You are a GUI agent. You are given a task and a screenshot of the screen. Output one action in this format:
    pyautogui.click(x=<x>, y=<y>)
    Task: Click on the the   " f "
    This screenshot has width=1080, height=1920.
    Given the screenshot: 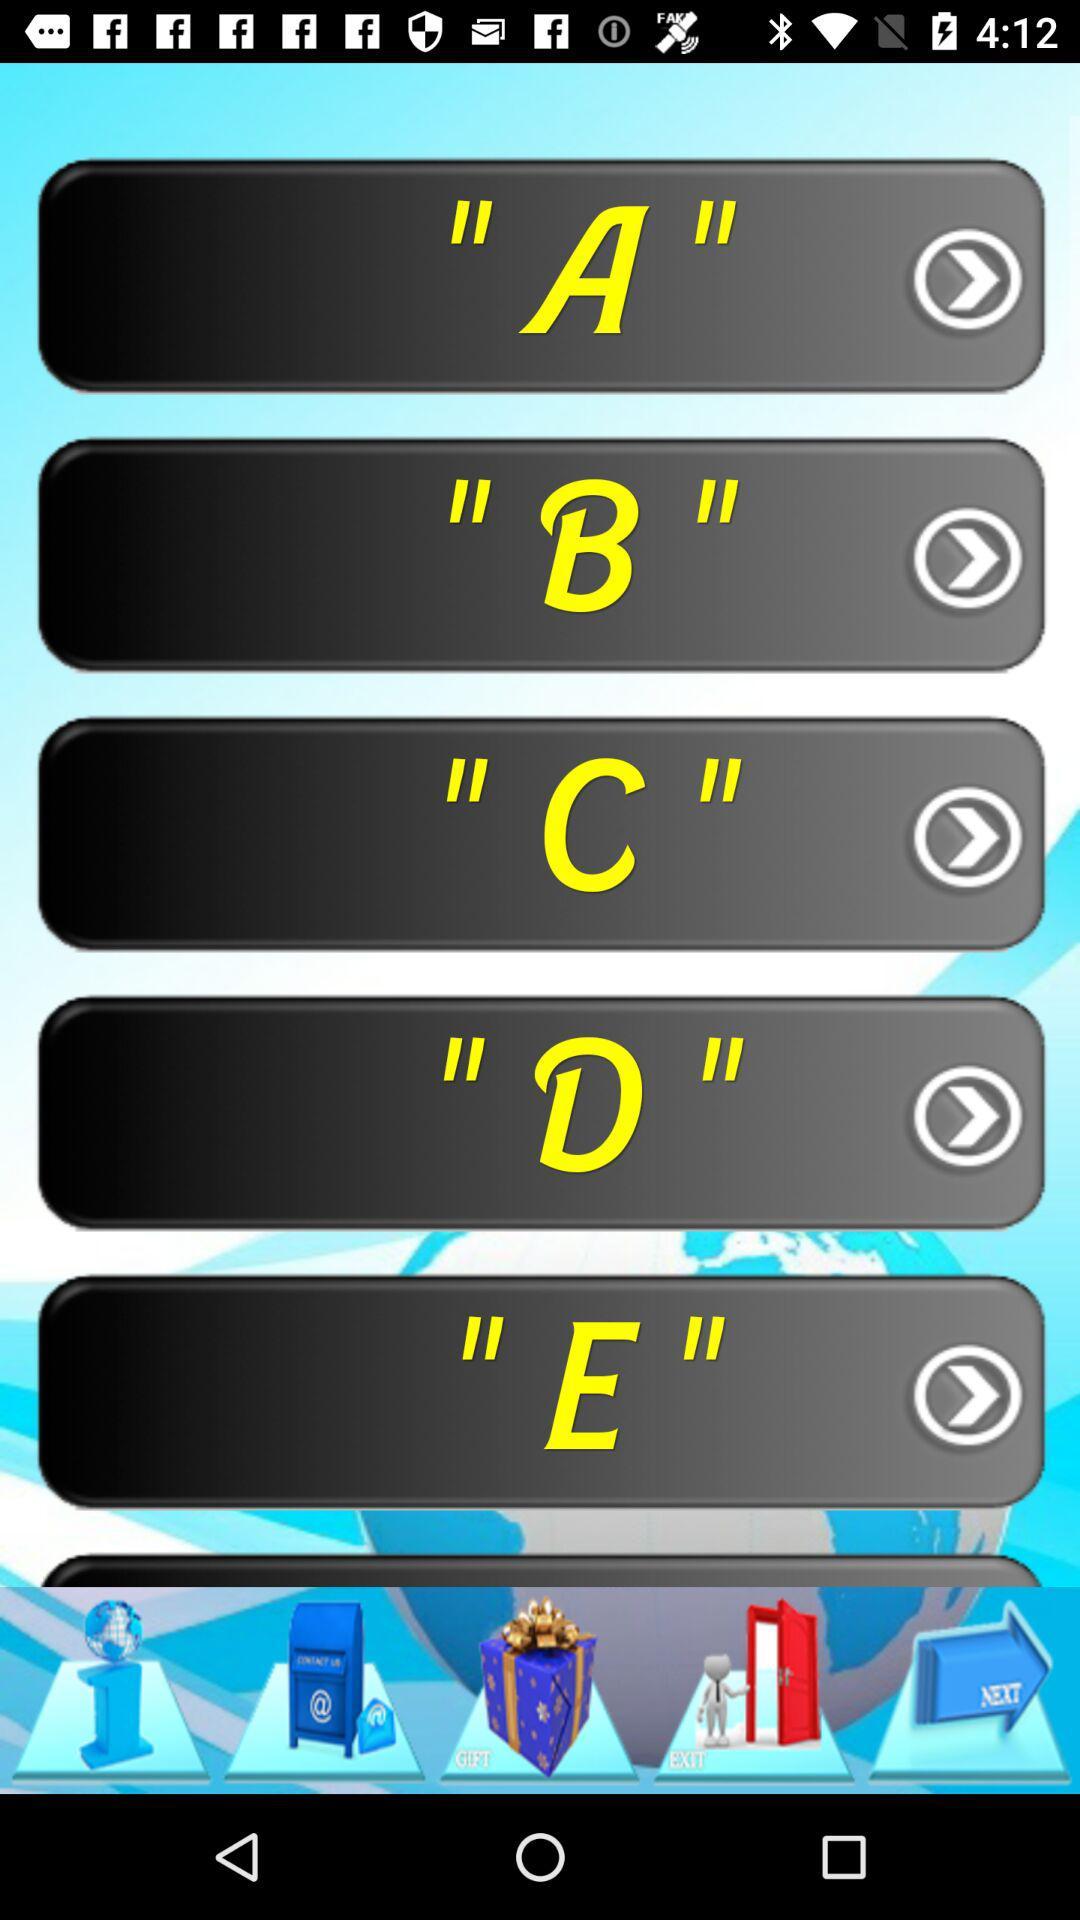 What is the action you would take?
    pyautogui.click(x=540, y=1567)
    